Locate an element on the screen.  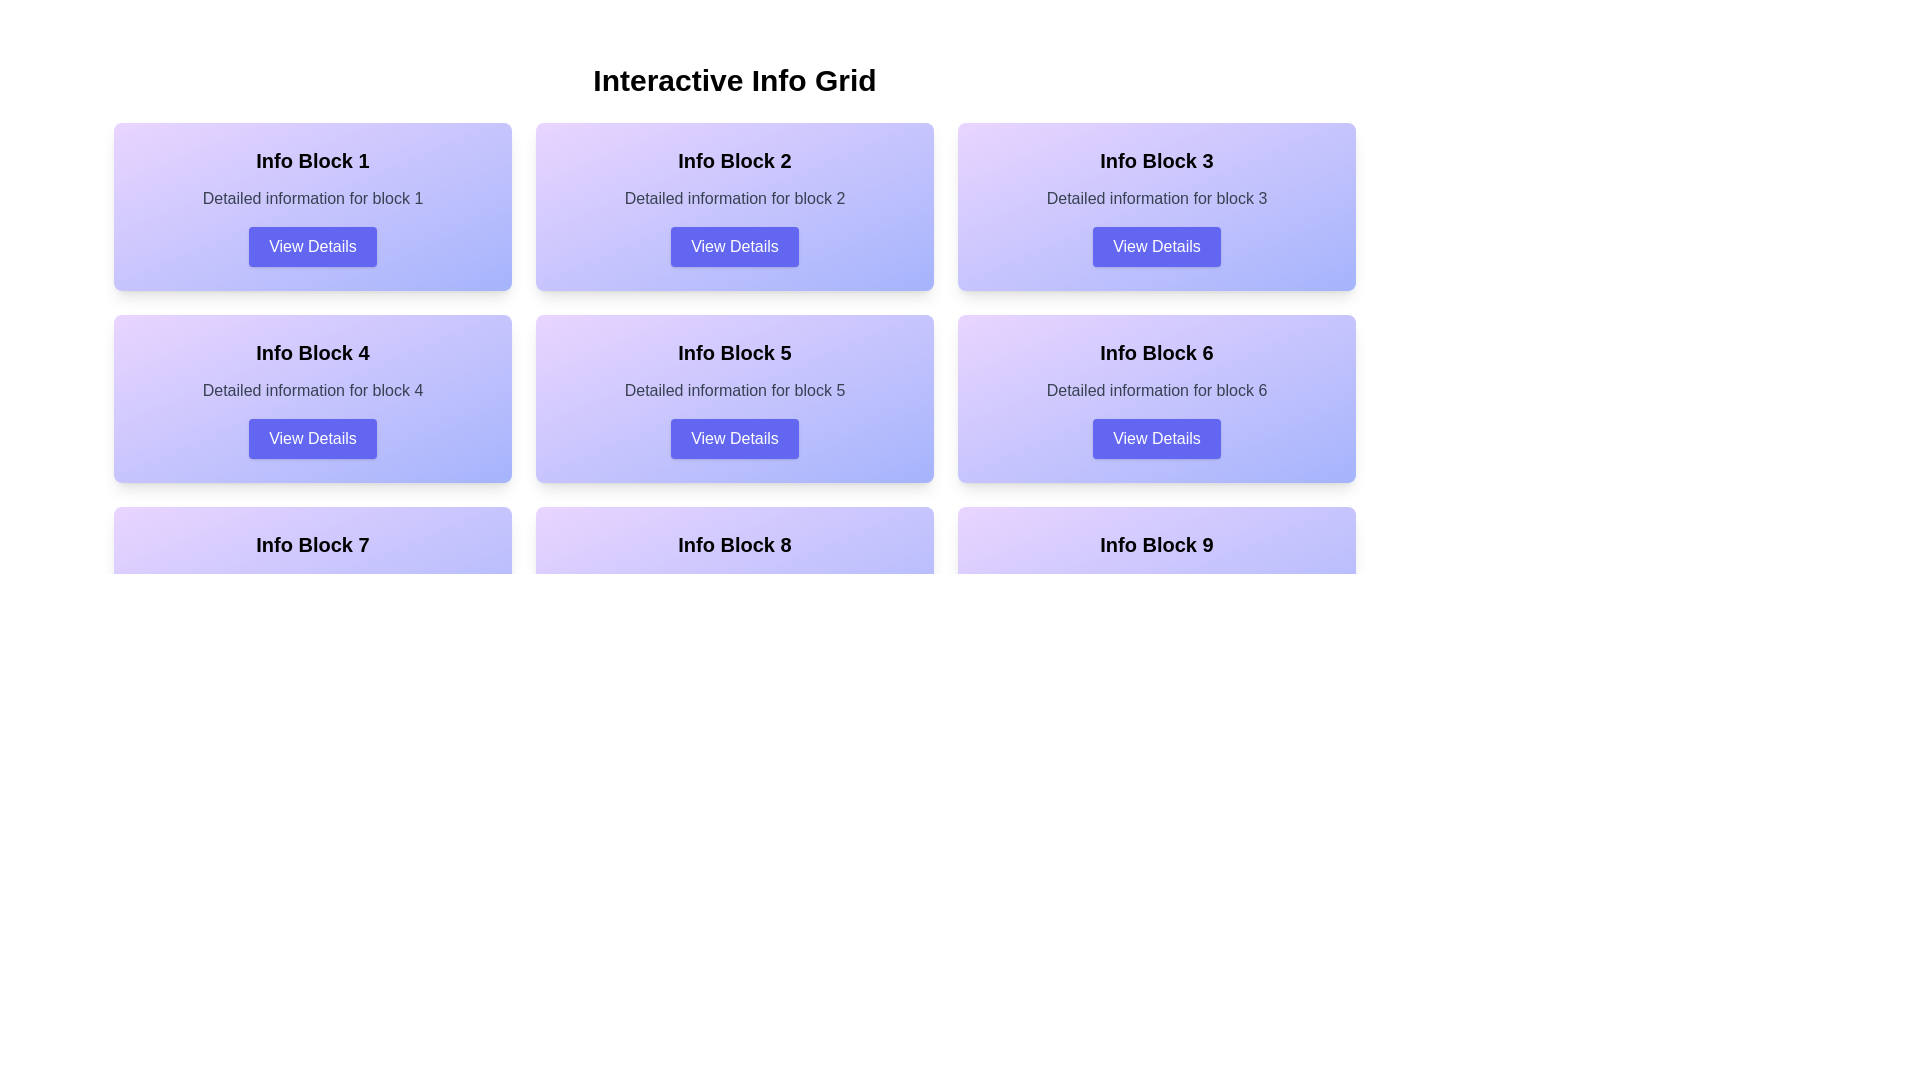
the informational card for 'Block 9', which is located in the last row and third column of the grid layout is located at coordinates (1156, 589).